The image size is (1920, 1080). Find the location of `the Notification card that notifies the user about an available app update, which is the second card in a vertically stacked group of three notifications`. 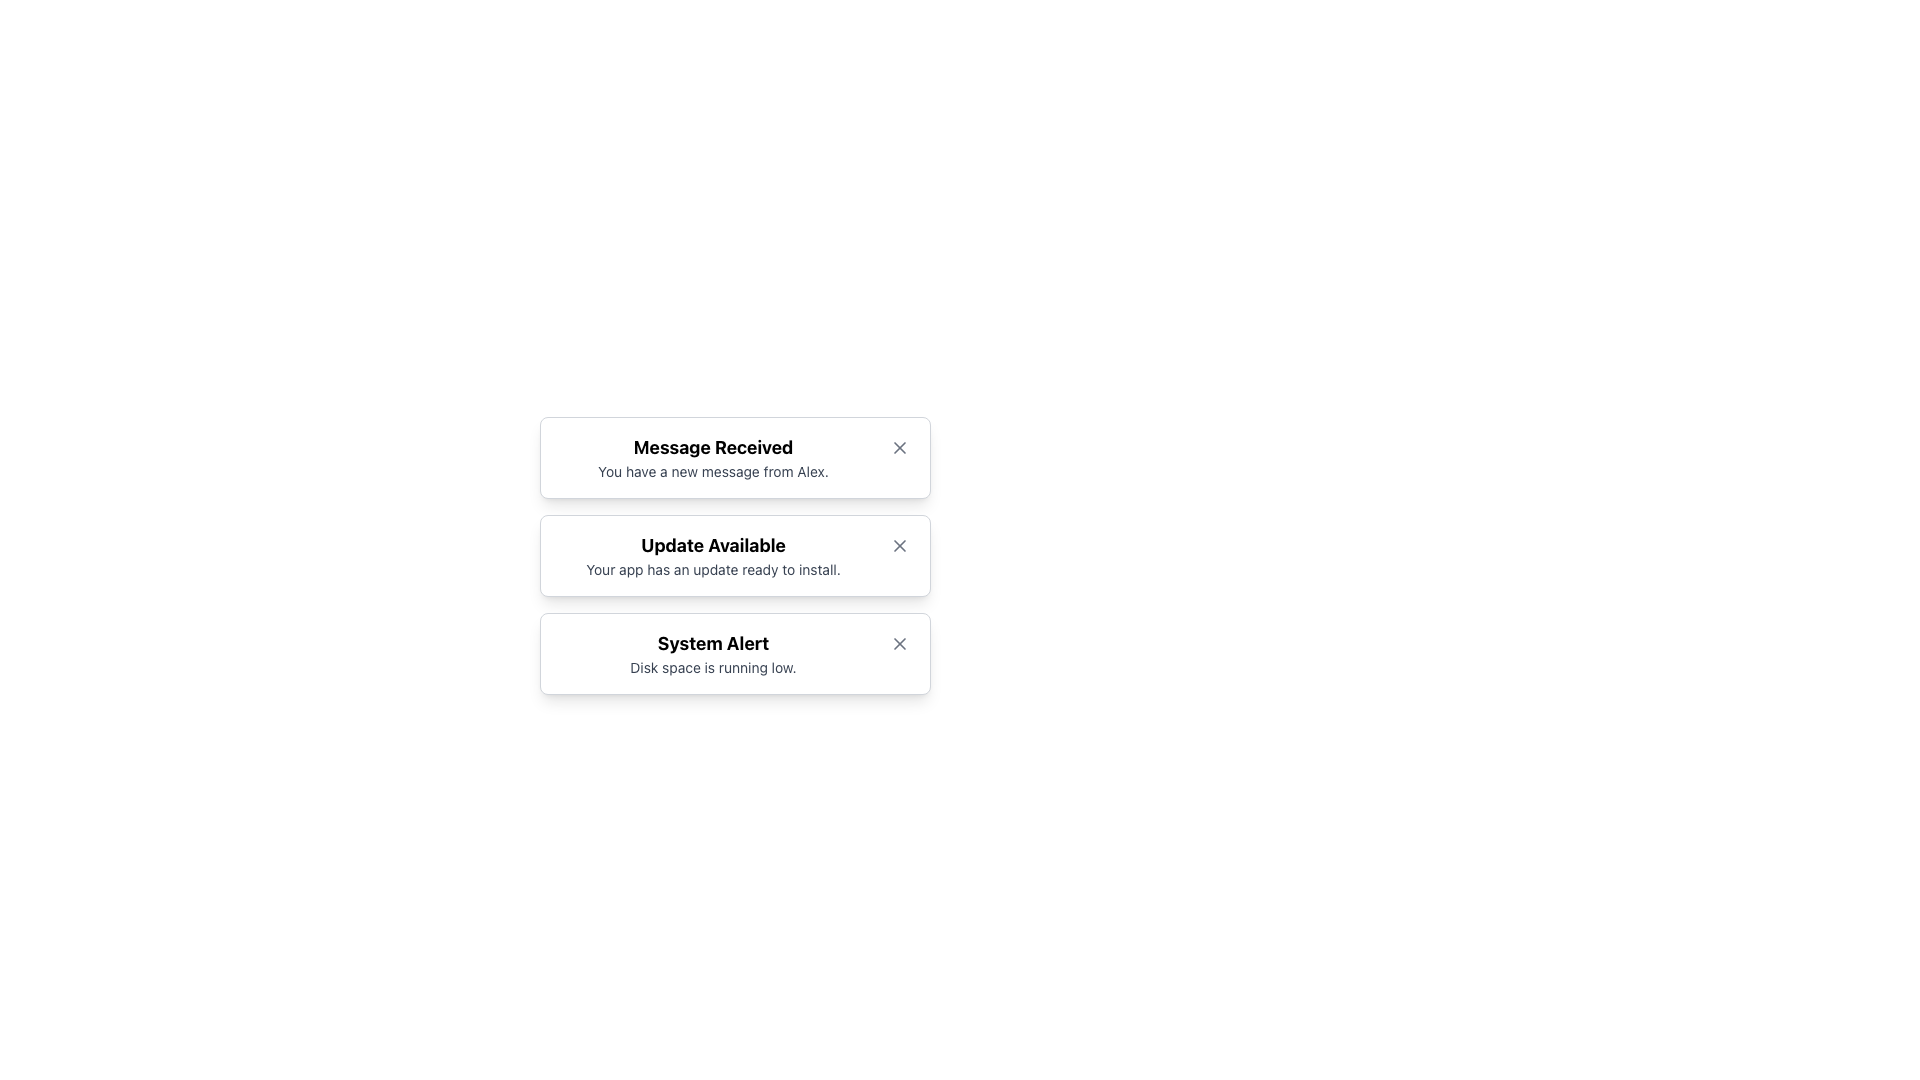

the Notification card that notifies the user about an available app update, which is the second card in a vertically stacked group of three notifications is located at coordinates (734, 555).